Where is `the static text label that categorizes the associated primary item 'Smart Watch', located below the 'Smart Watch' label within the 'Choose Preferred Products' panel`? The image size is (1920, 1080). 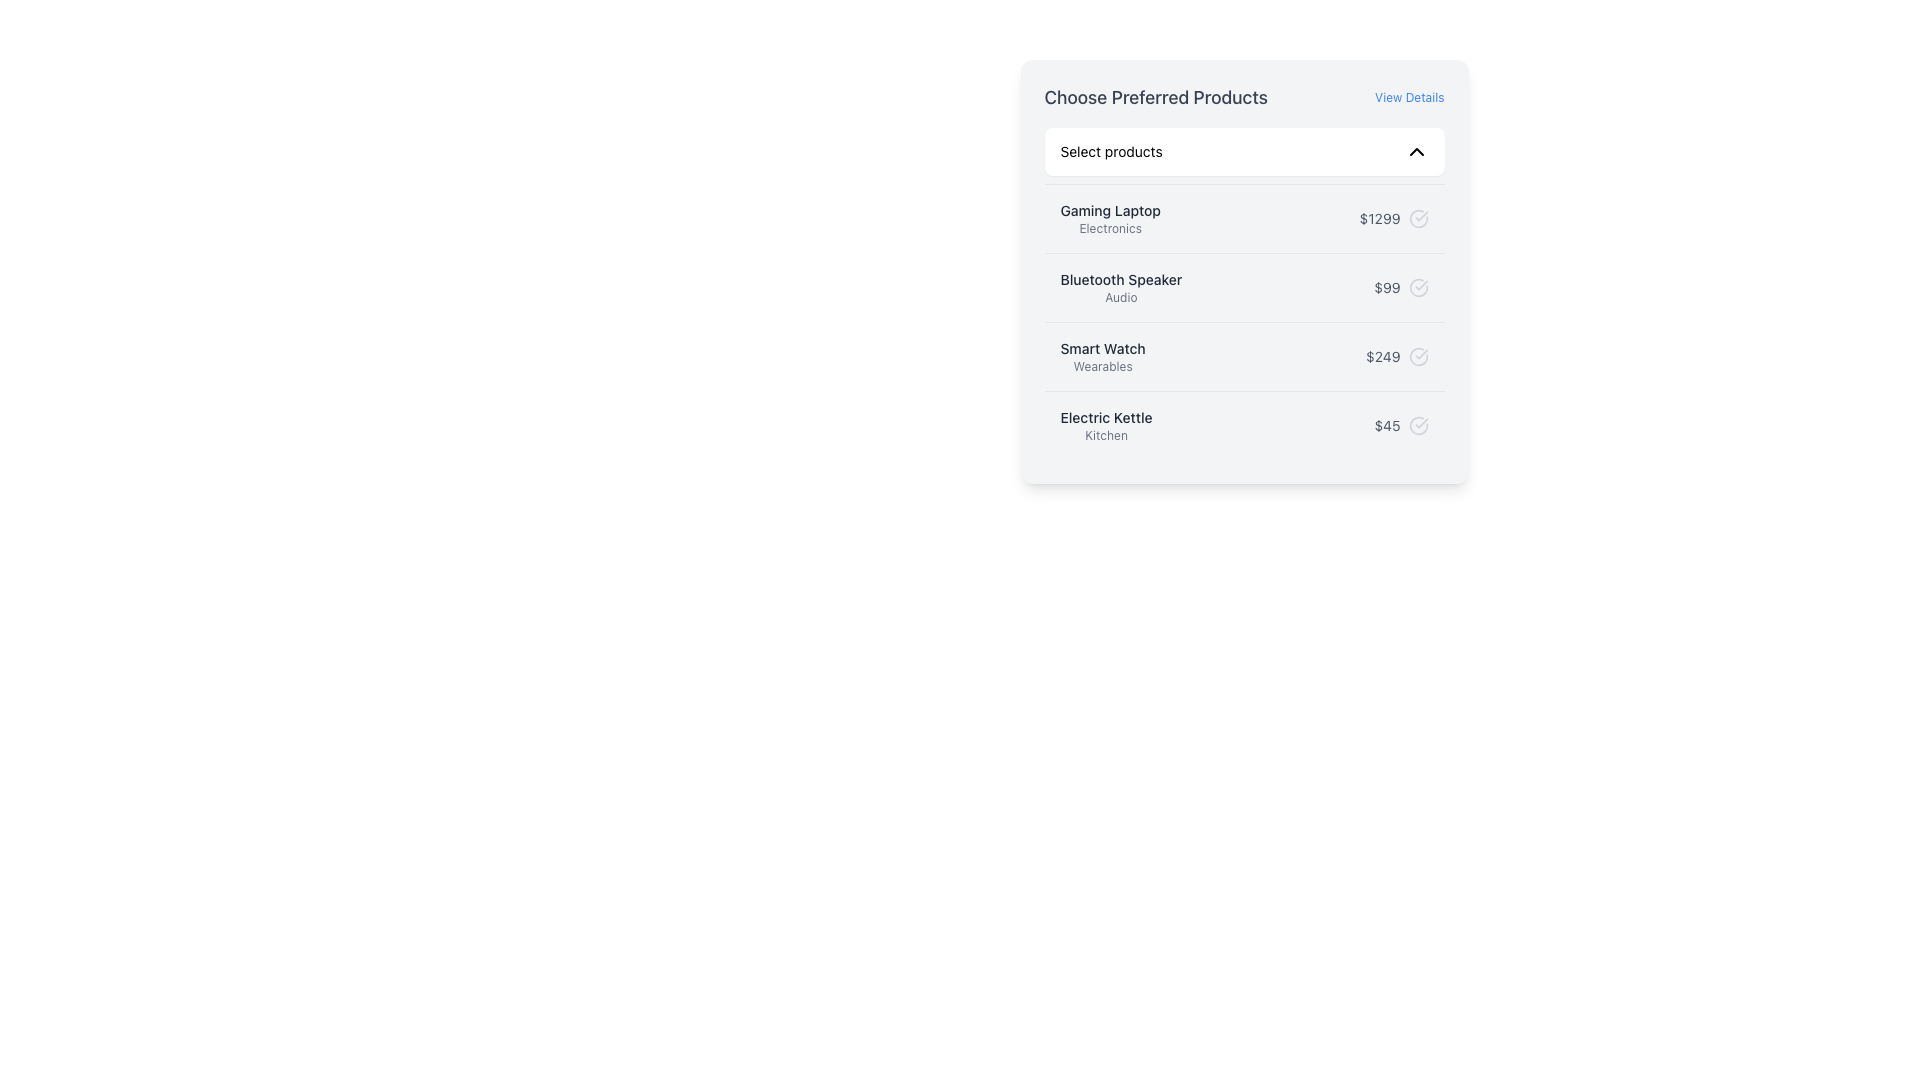 the static text label that categorizes the associated primary item 'Smart Watch', located below the 'Smart Watch' label within the 'Choose Preferred Products' panel is located at coordinates (1102, 366).